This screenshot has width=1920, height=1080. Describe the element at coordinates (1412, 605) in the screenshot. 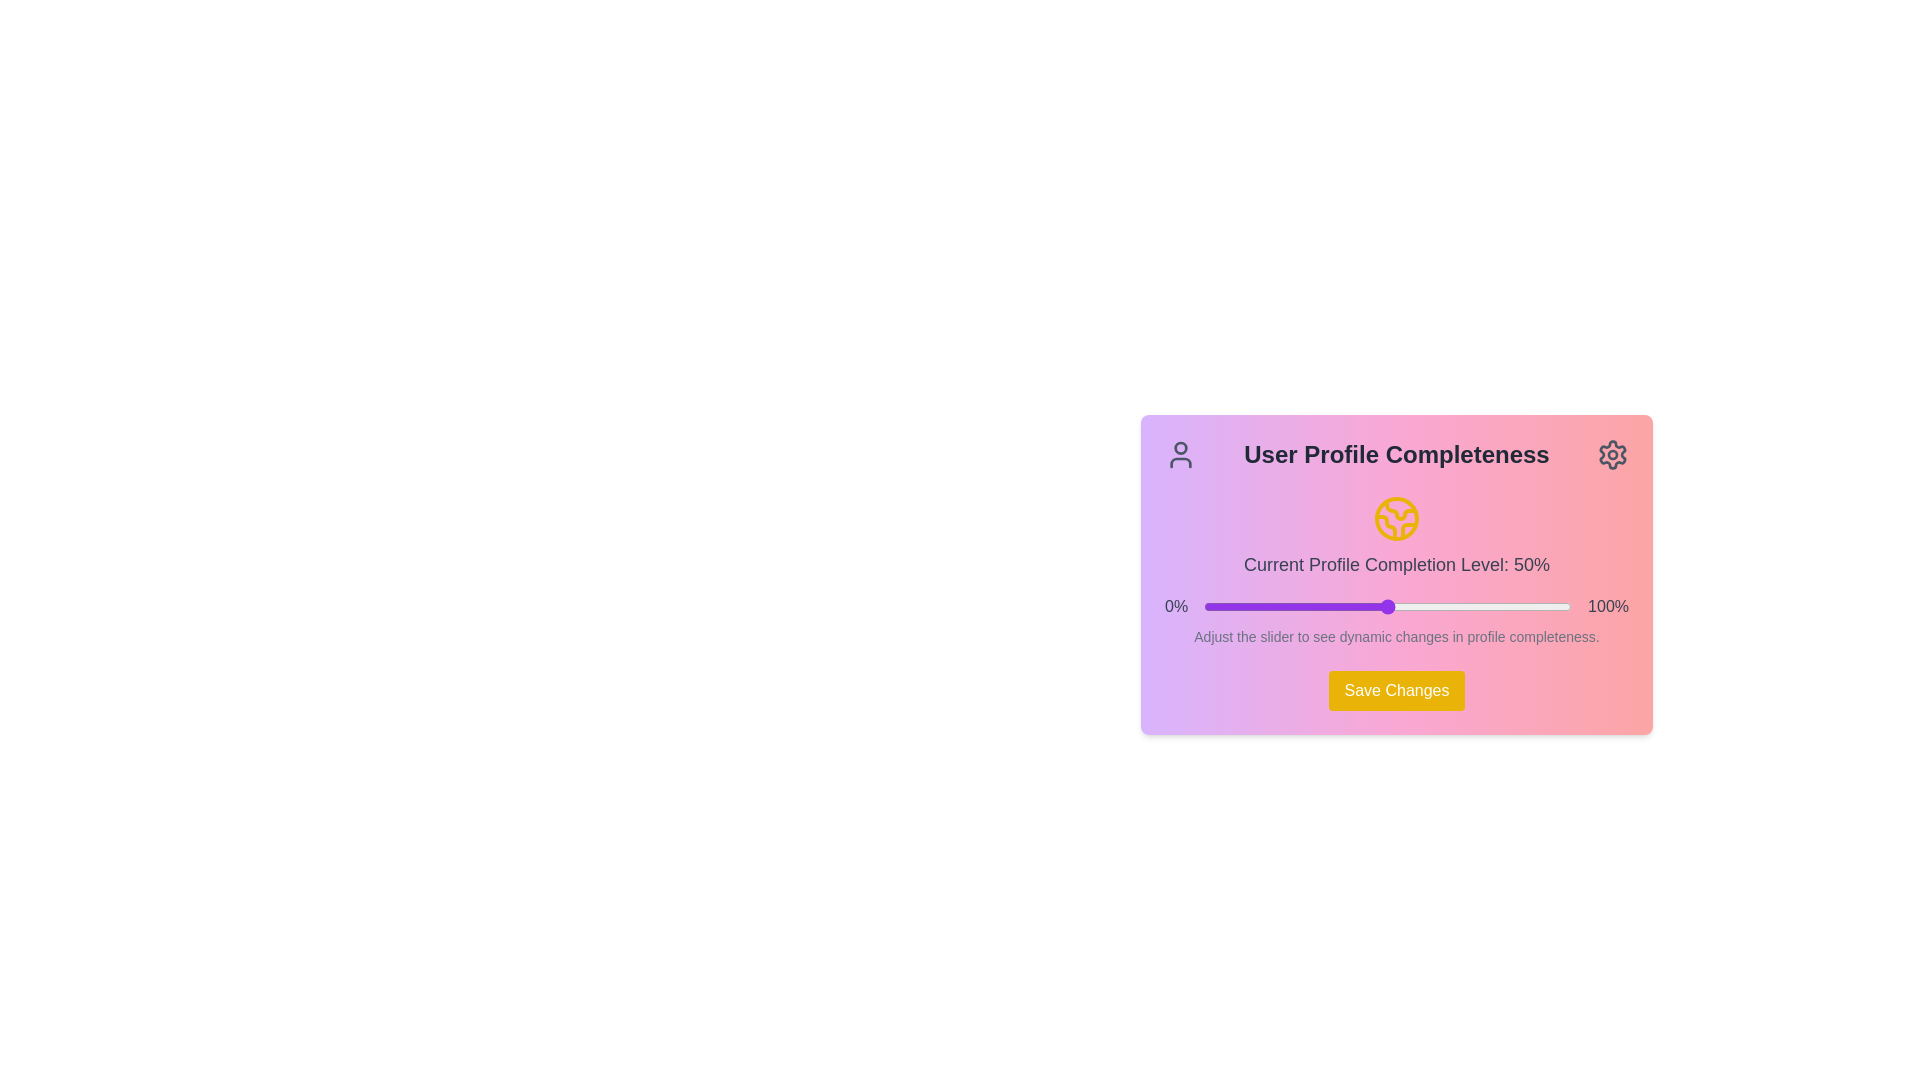

I see `the profile completion percentage` at that location.